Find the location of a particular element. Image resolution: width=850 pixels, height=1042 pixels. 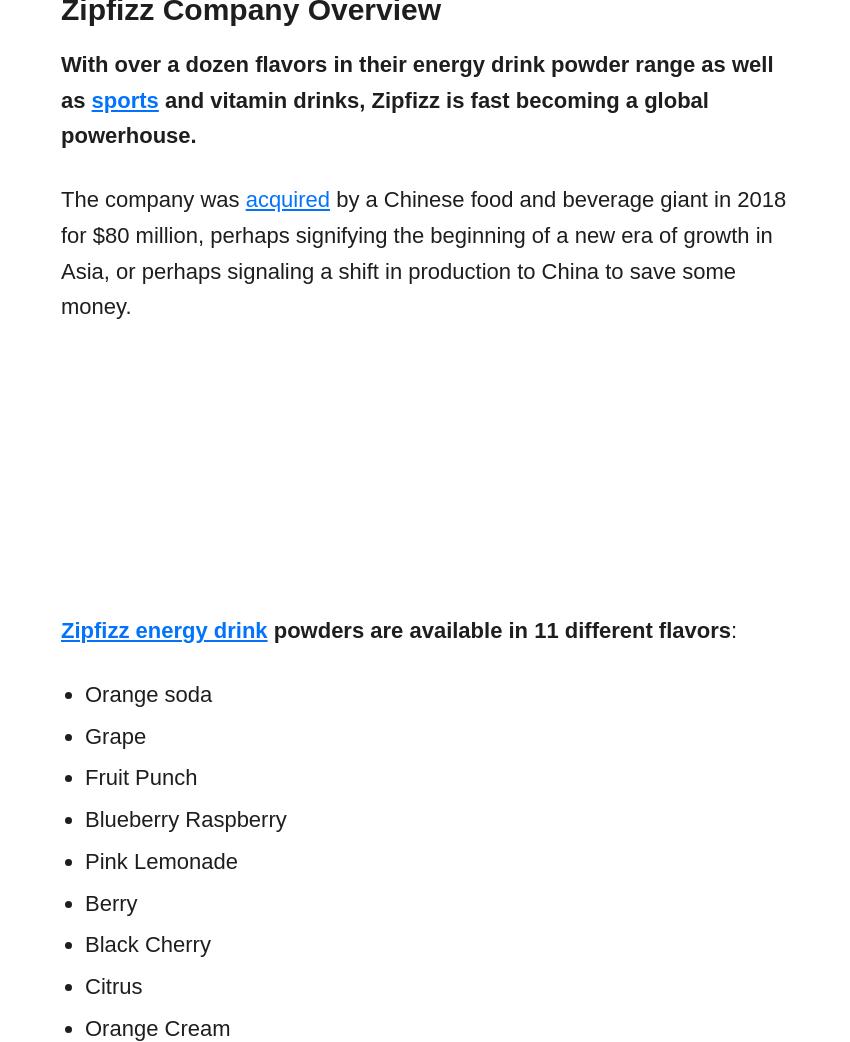

'Berry' is located at coordinates (110, 901).